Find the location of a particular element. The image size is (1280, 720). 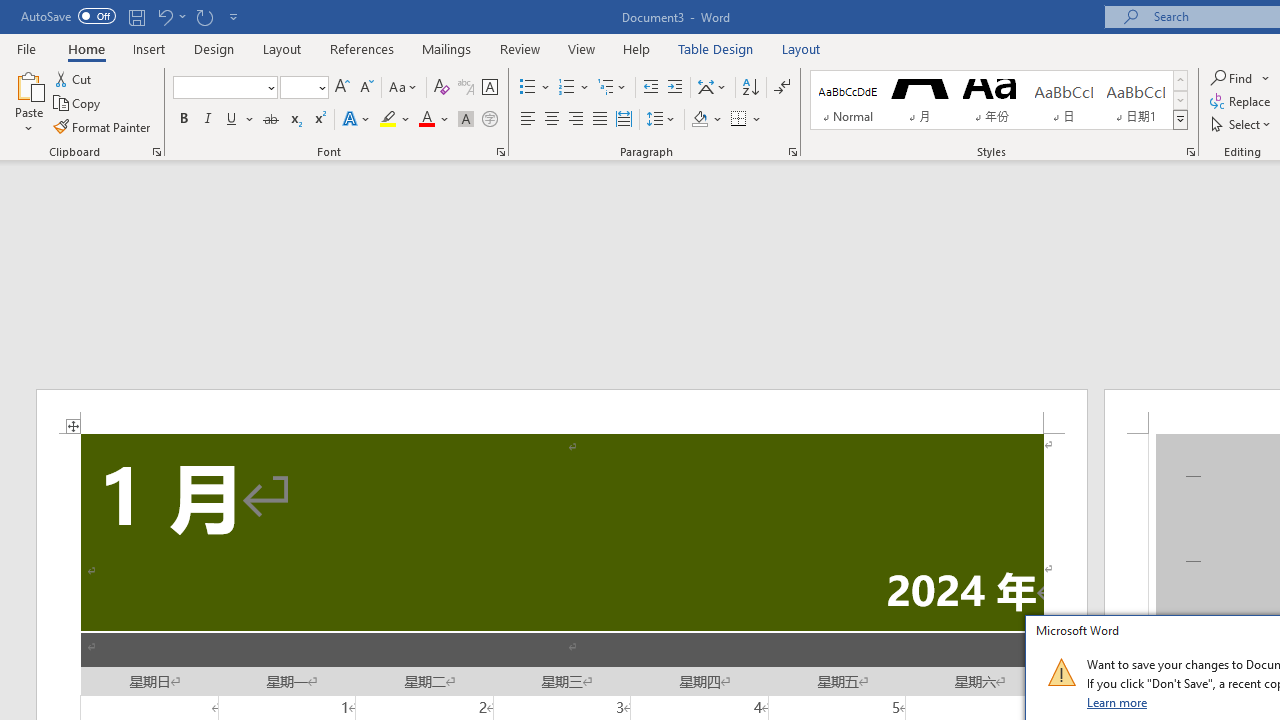

'Quick Access Toolbar' is located at coordinates (130, 16).